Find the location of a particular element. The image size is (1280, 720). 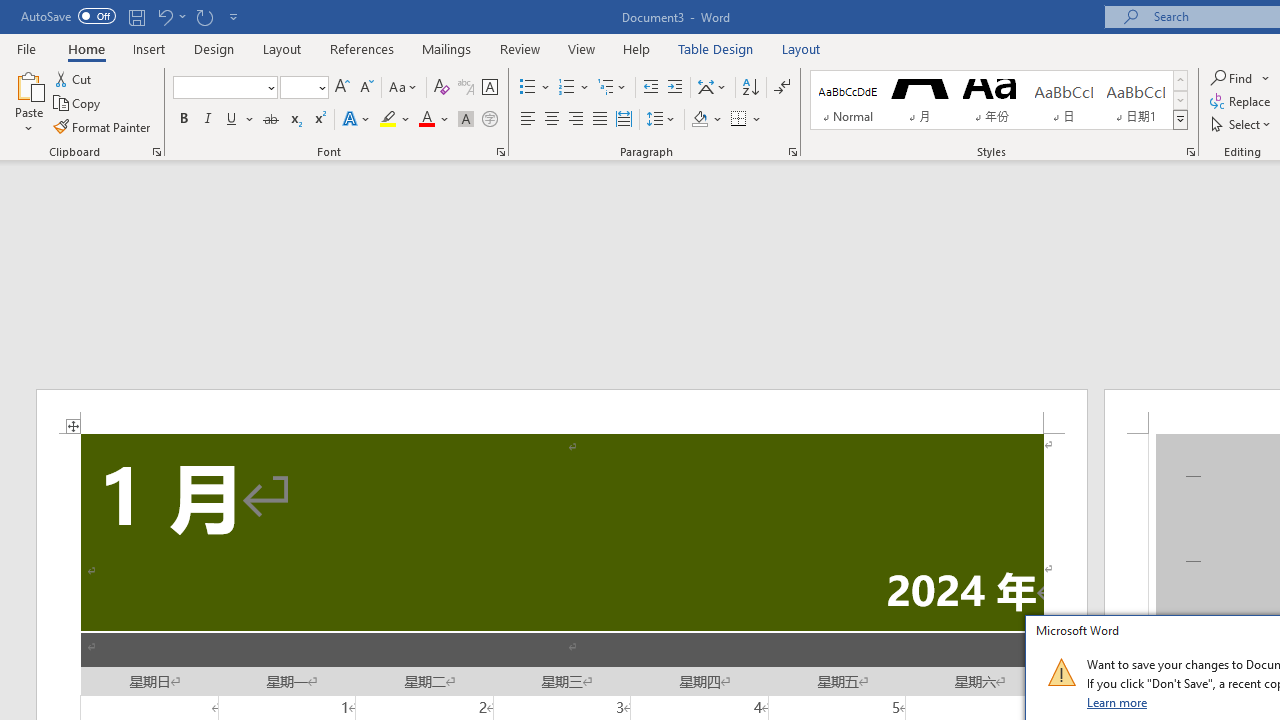

'Quick Access Toolbar' is located at coordinates (130, 16).